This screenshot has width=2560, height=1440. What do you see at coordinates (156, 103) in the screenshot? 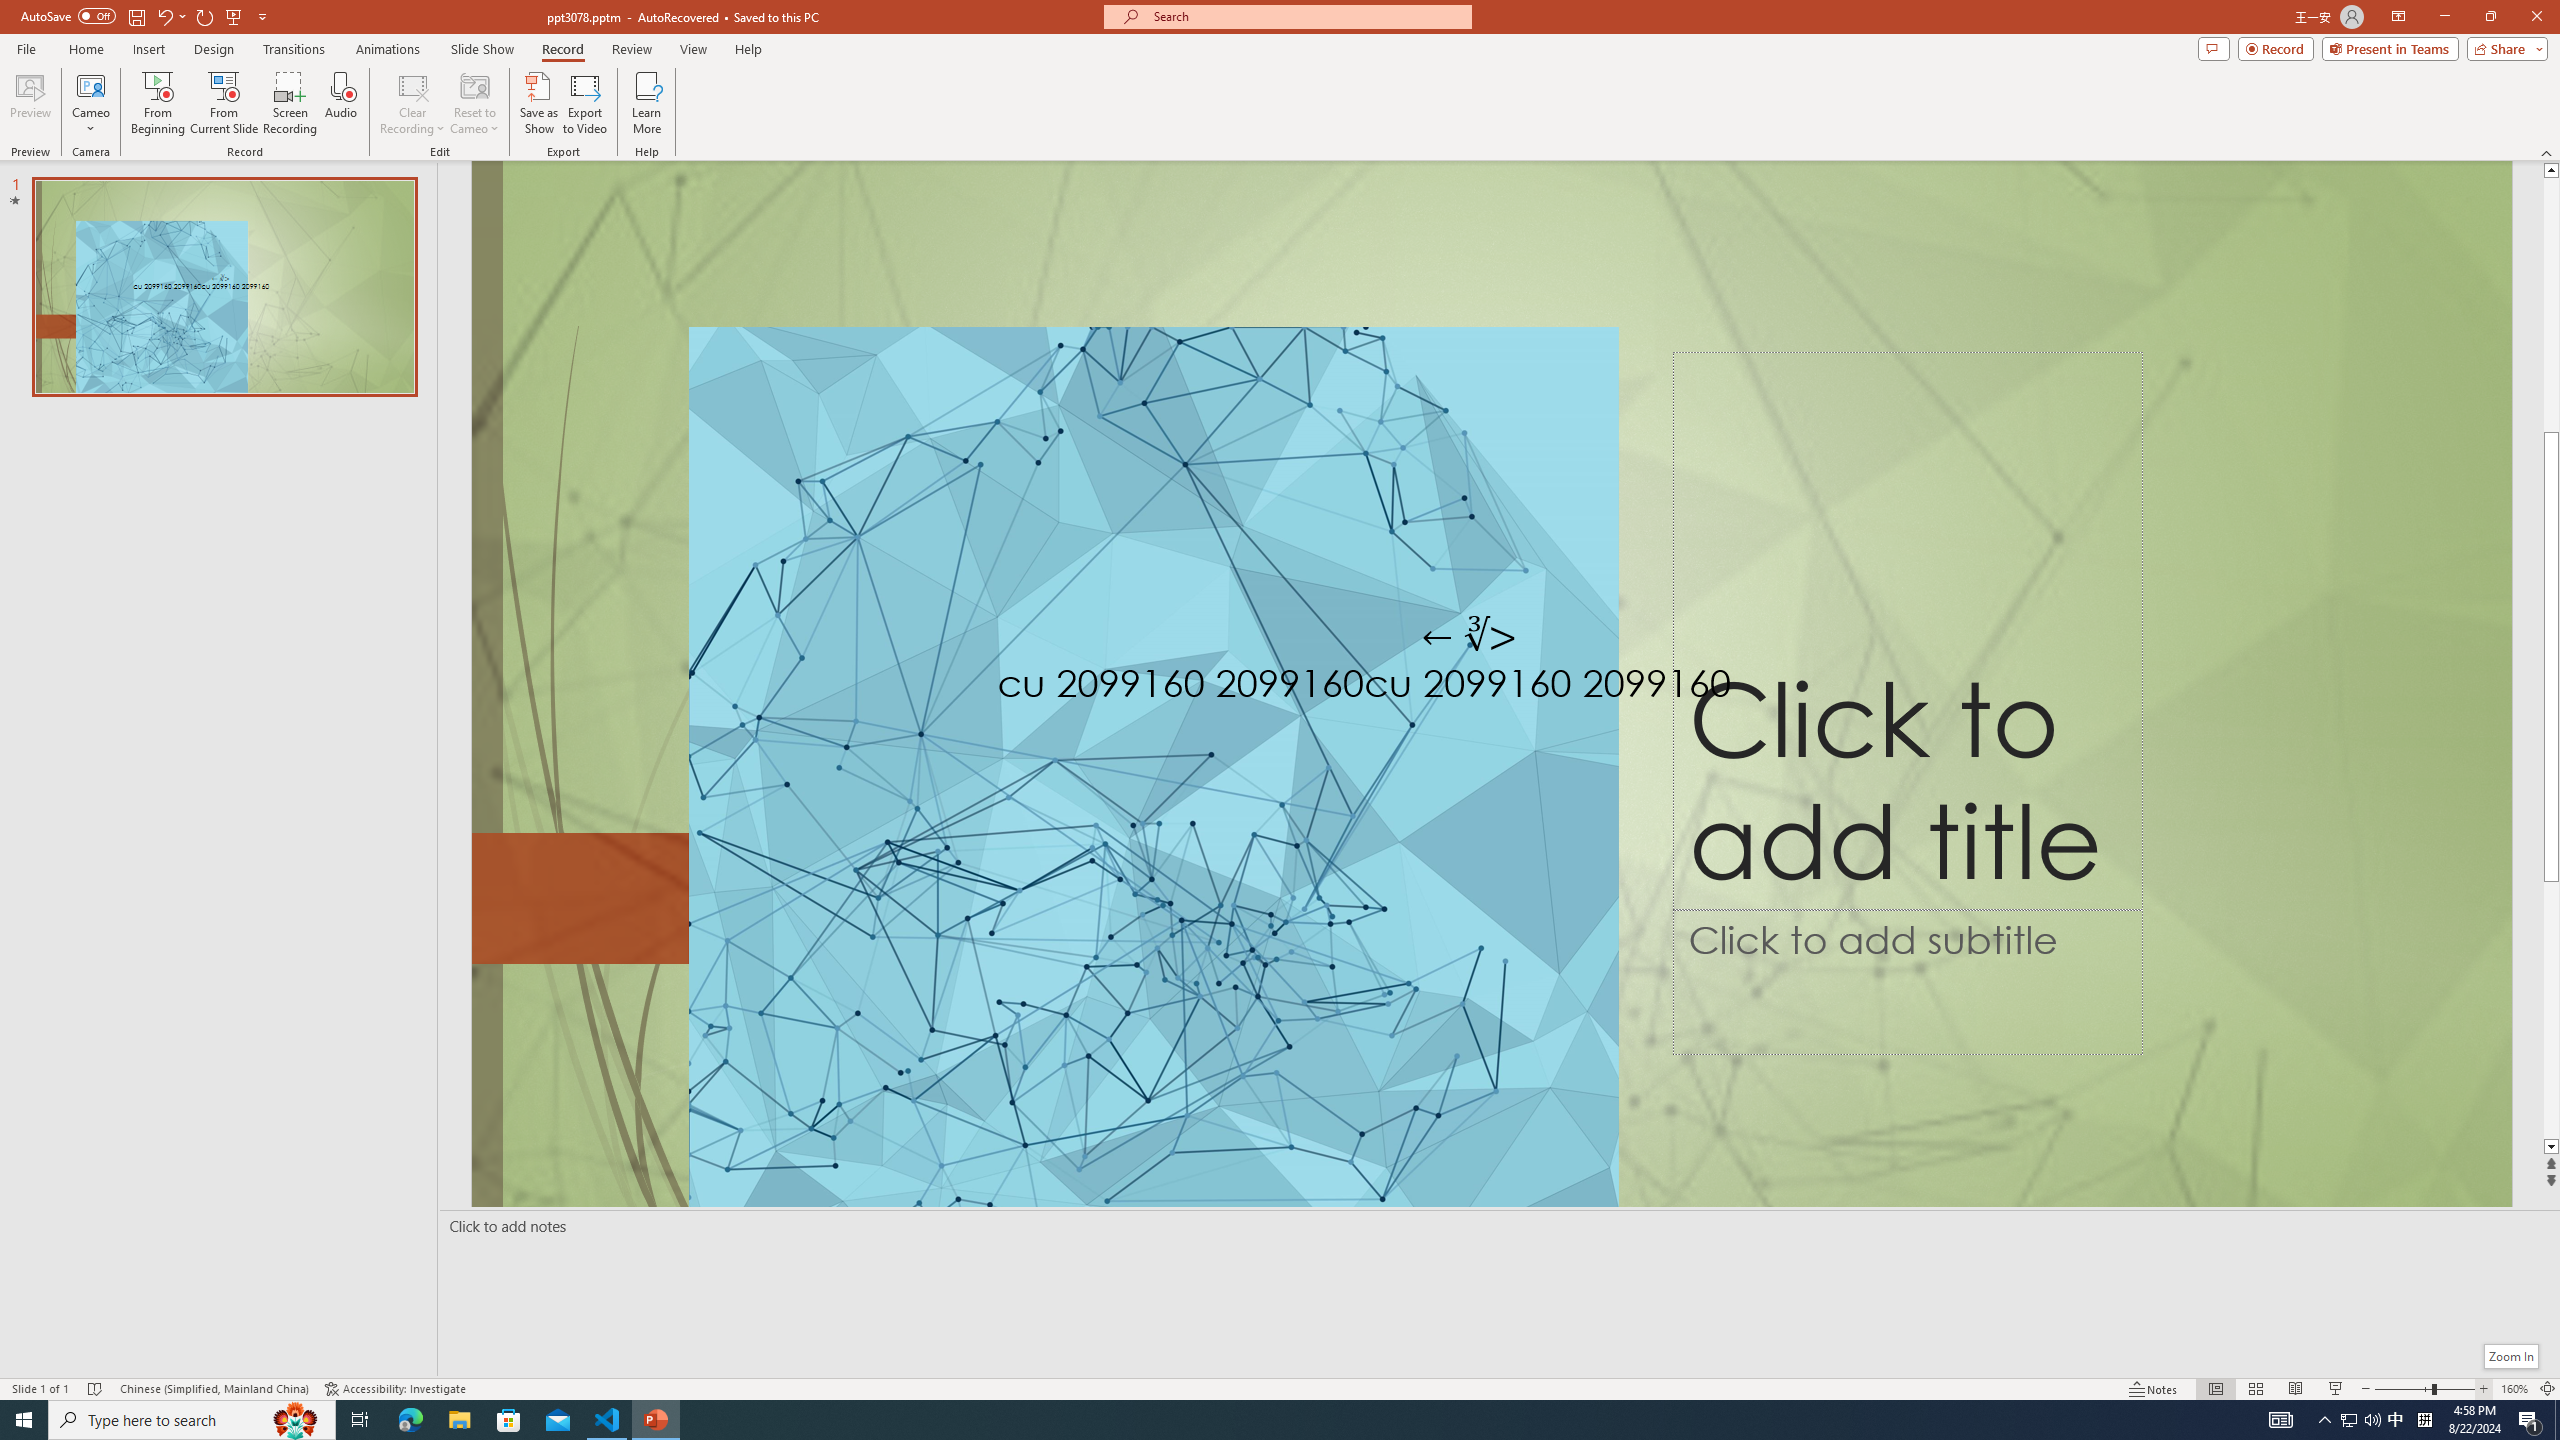
I see `'From Beginning...'` at bounding box center [156, 103].